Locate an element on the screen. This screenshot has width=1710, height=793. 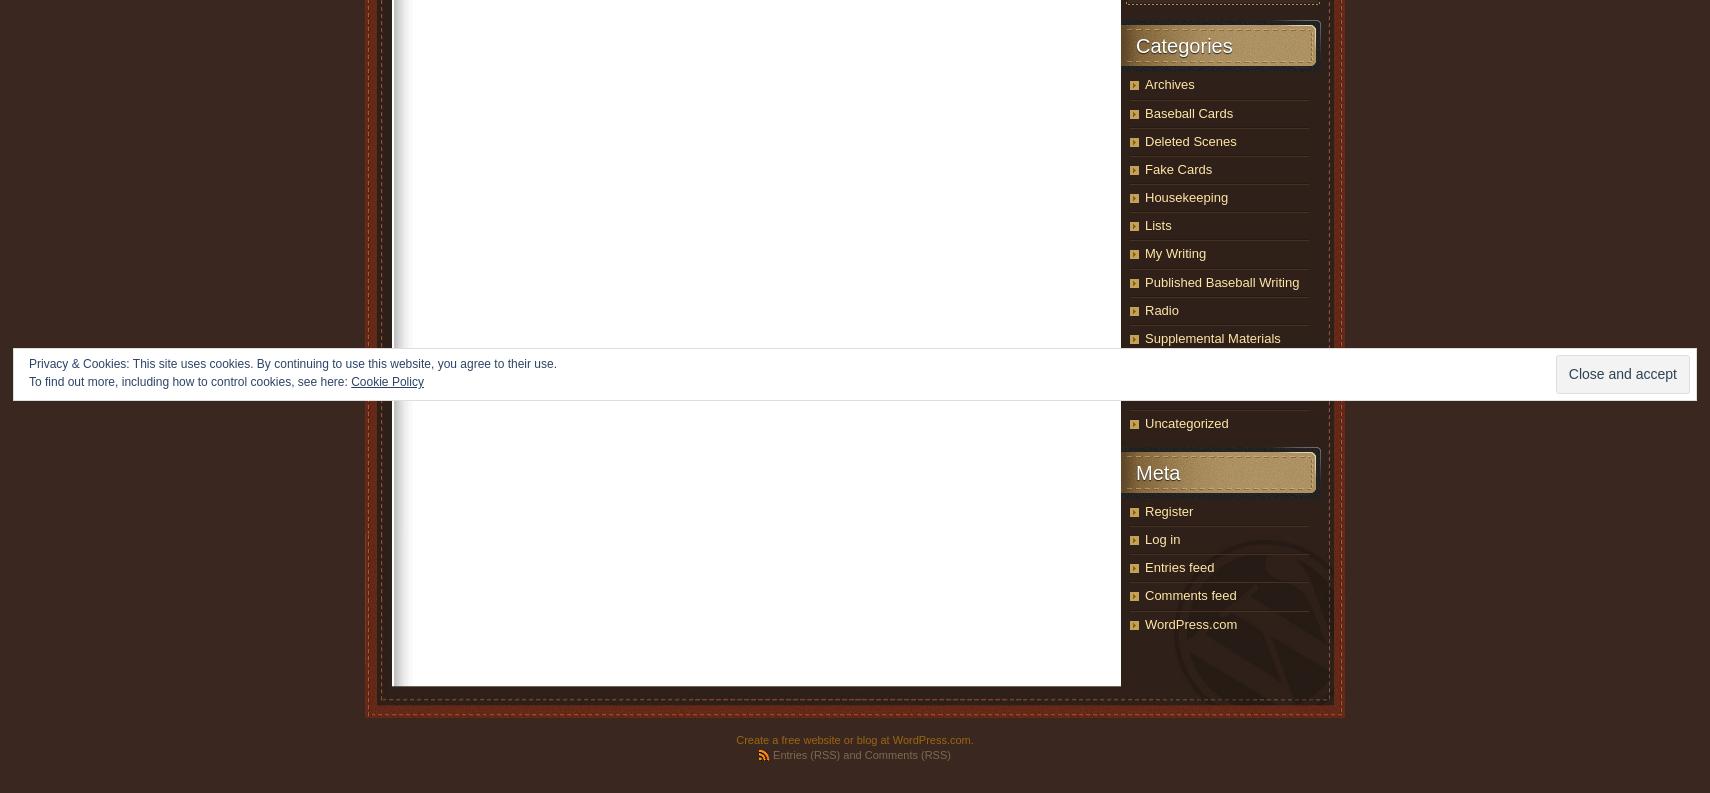
'My Writing' is located at coordinates (1144, 253).